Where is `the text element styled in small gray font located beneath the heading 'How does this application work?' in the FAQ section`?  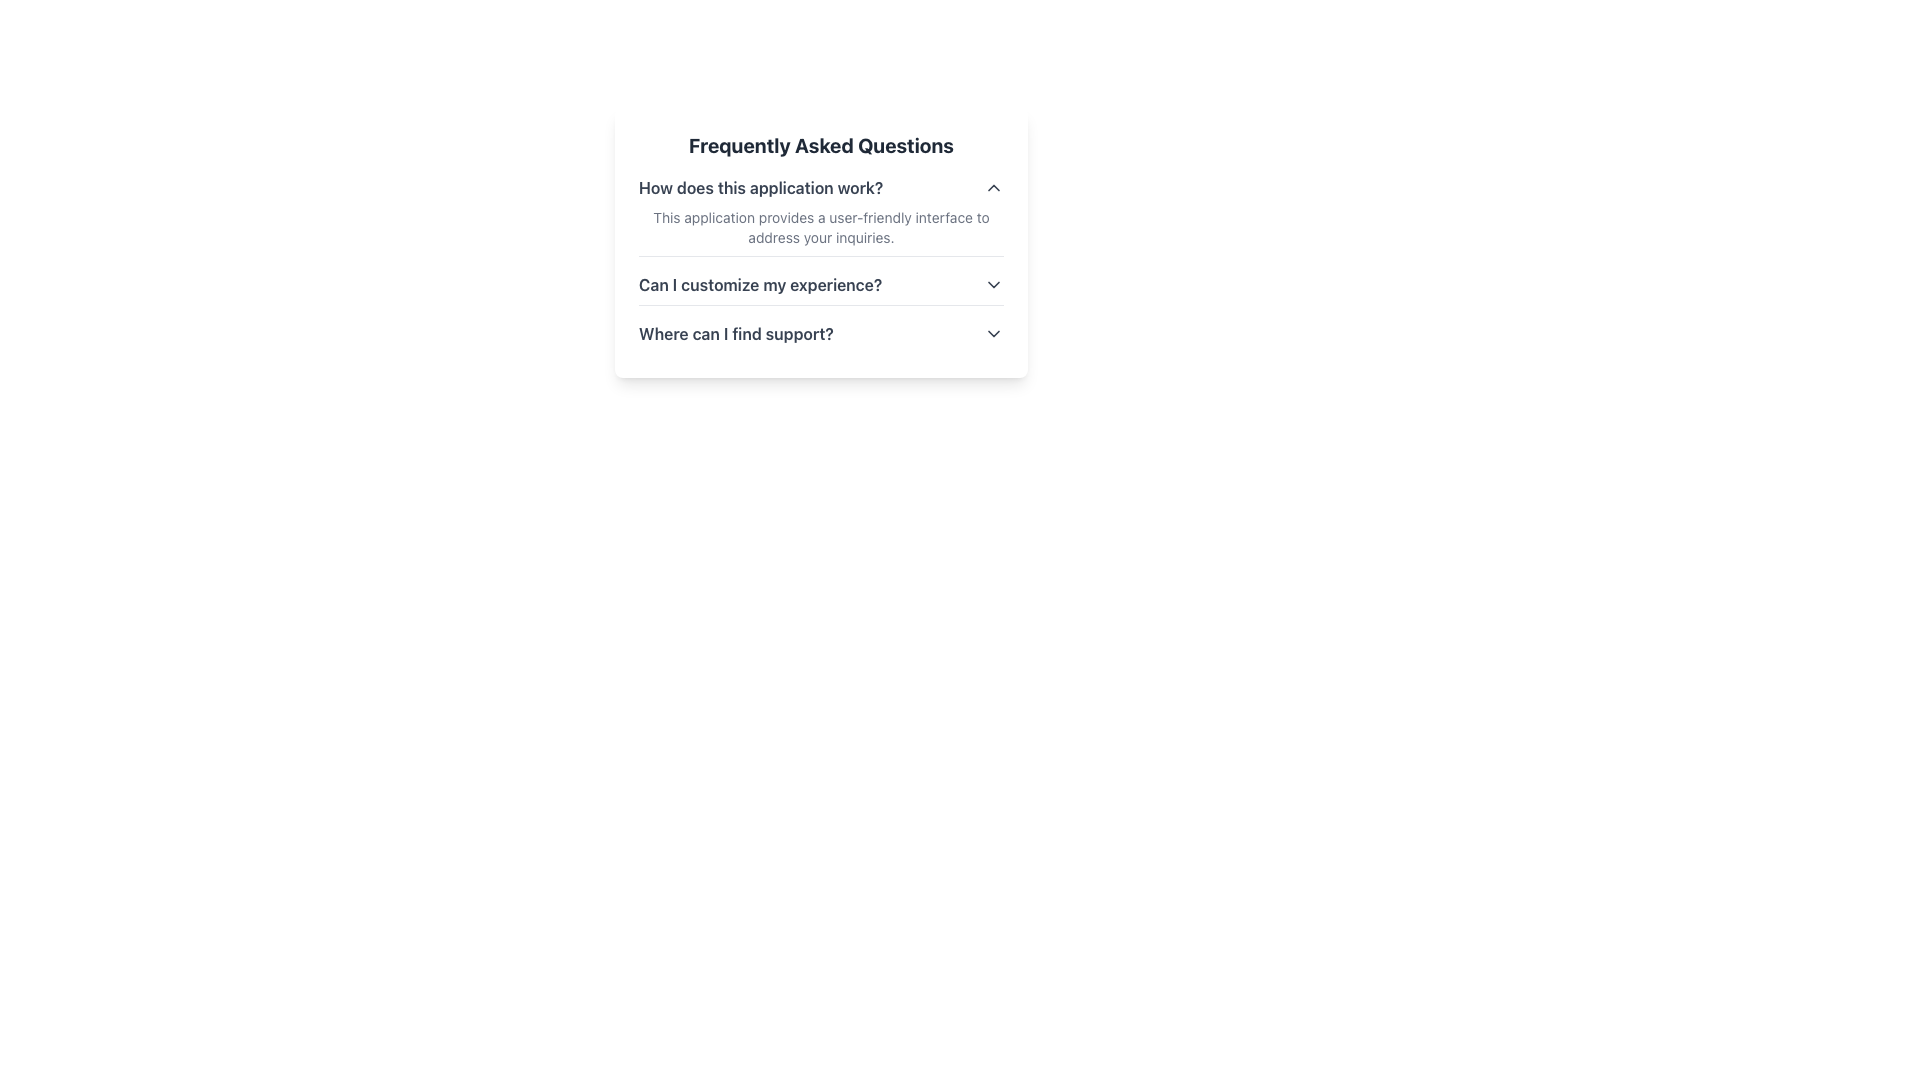
the text element styled in small gray font located beneath the heading 'How does this application work?' in the FAQ section is located at coordinates (821, 226).